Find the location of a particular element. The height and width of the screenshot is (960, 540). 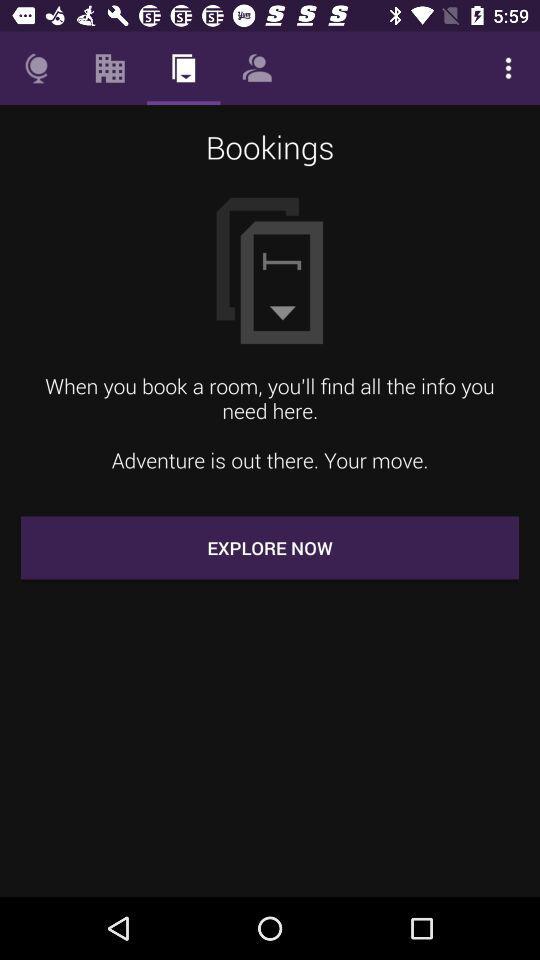

item at the top right corner is located at coordinates (508, 68).